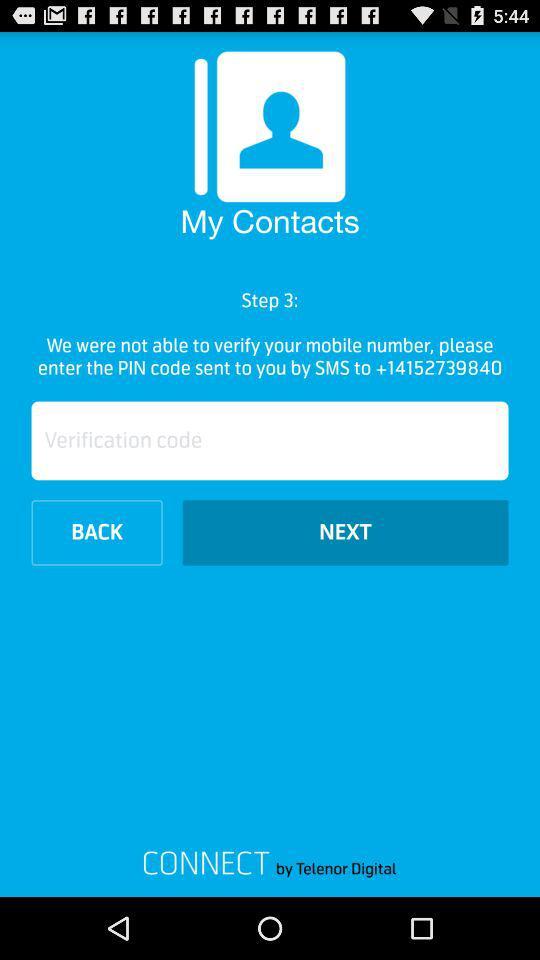 The width and height of the screenshot is (540, 960). I want to click on the item next to the next icon, so click(96, 531).